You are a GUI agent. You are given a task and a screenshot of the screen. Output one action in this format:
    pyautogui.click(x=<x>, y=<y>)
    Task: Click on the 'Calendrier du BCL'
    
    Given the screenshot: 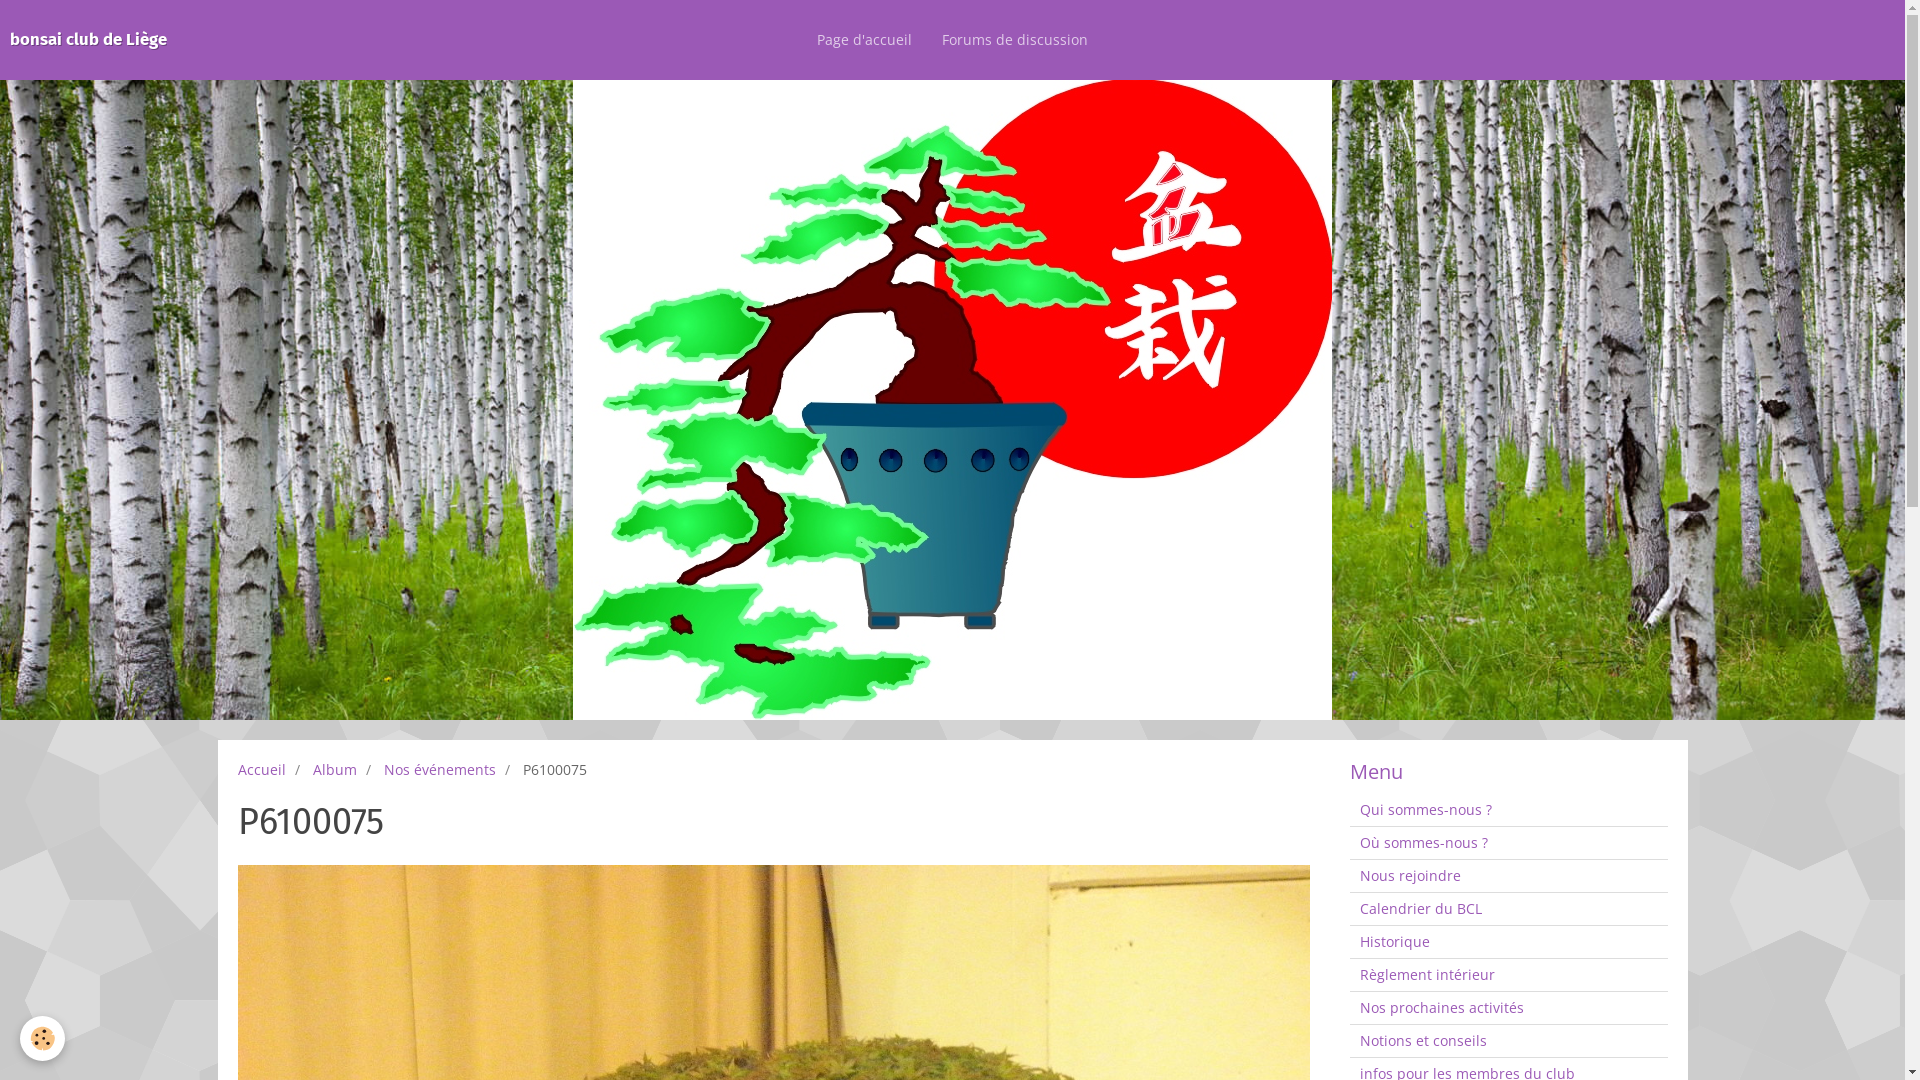 What is the action you would take?
    pyautogui.click(x=1508, y=909)
    